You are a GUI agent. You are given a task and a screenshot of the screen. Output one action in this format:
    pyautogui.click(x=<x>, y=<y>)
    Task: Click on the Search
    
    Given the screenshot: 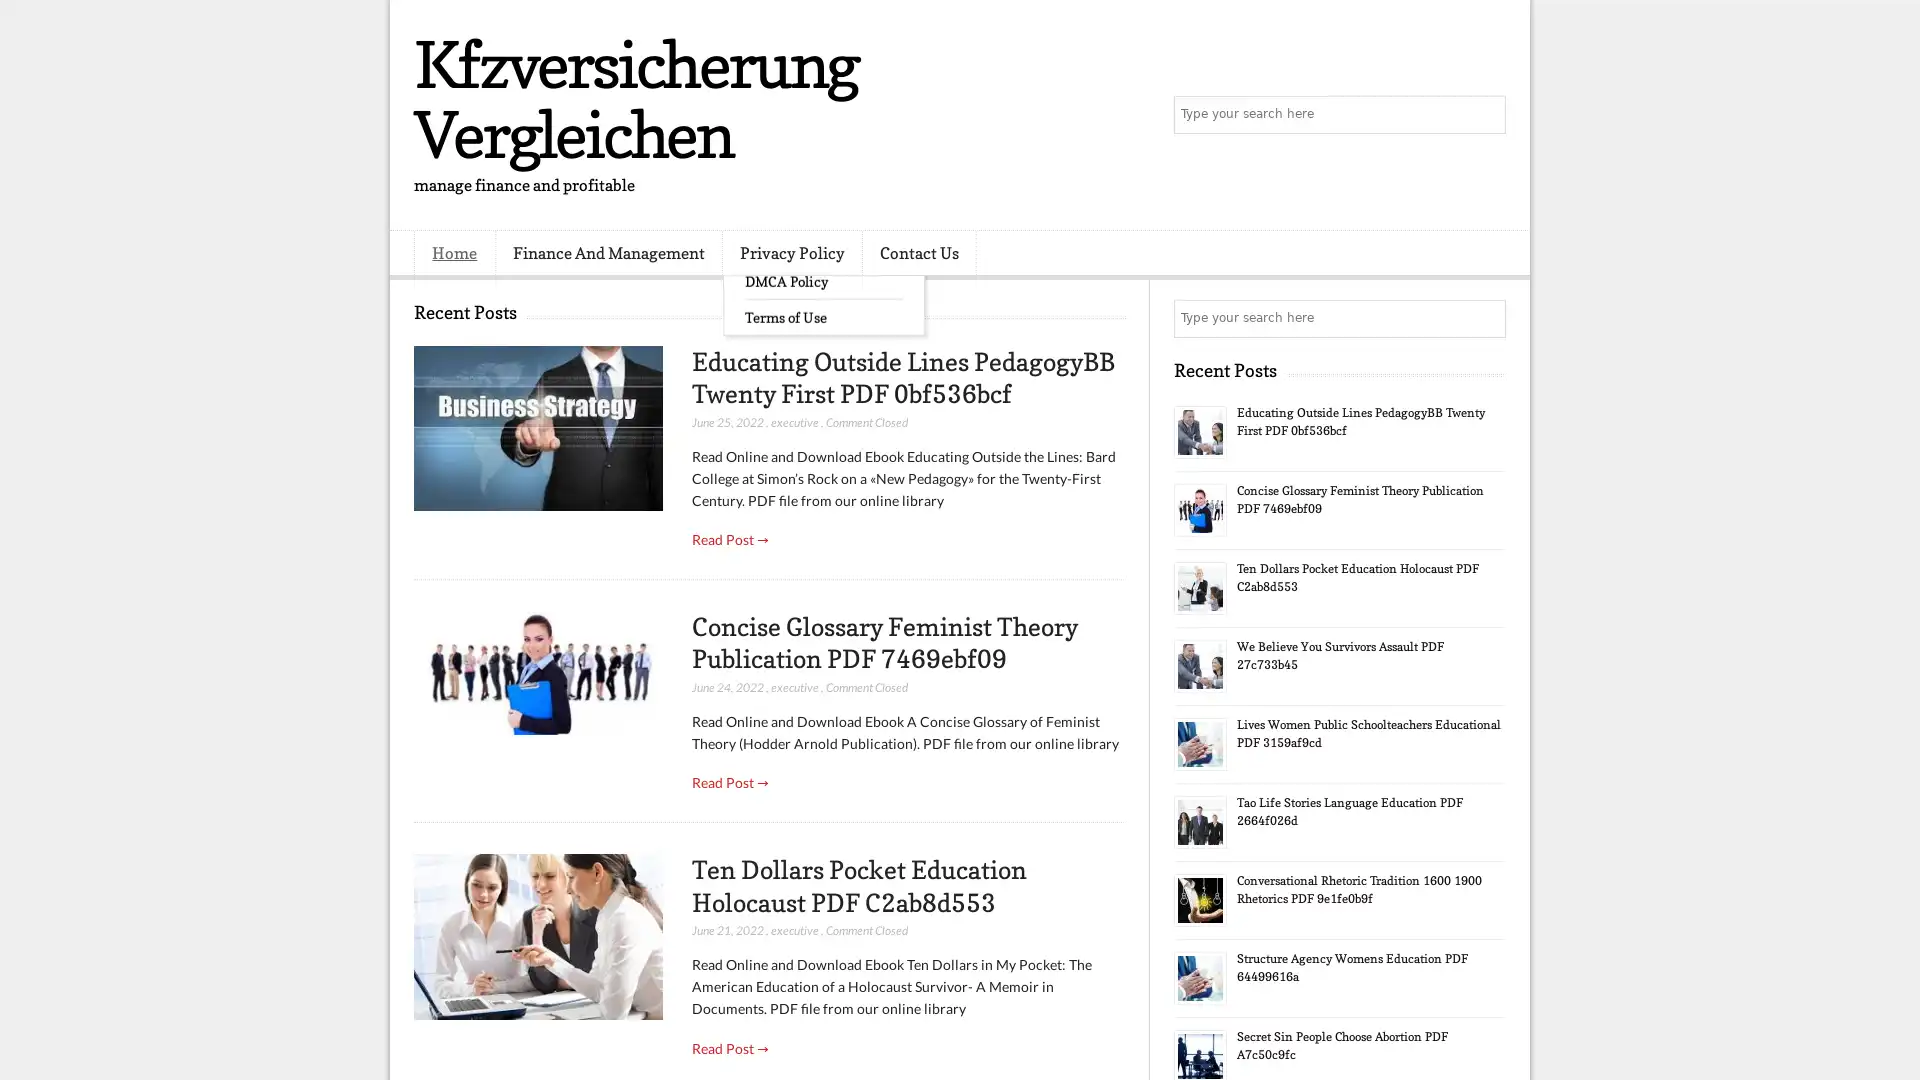 What is the action you would take?
    pyautogui.click(x=1485, y=115)
    